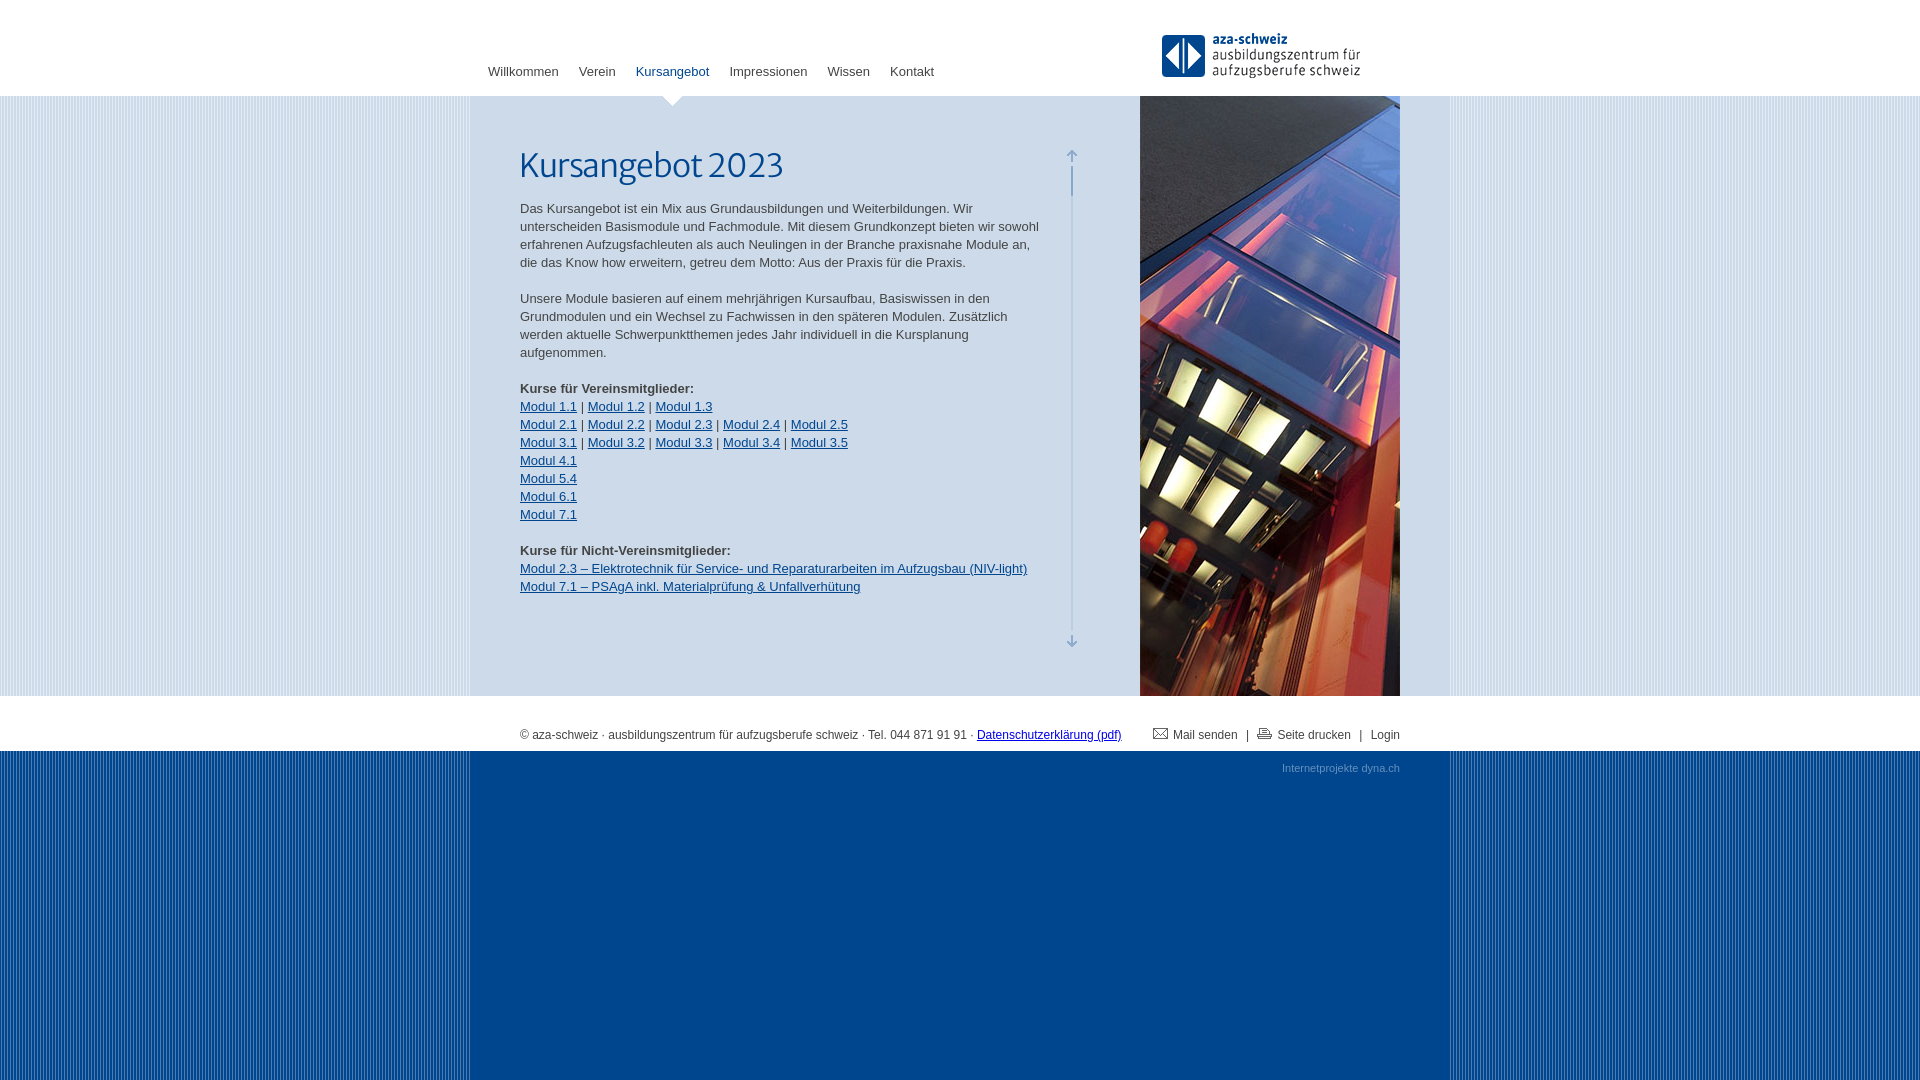  What do you see at coordinates (587, 441) in the screenshot?
I see `'Modul 3.2'` at bounding box center [587, 441].